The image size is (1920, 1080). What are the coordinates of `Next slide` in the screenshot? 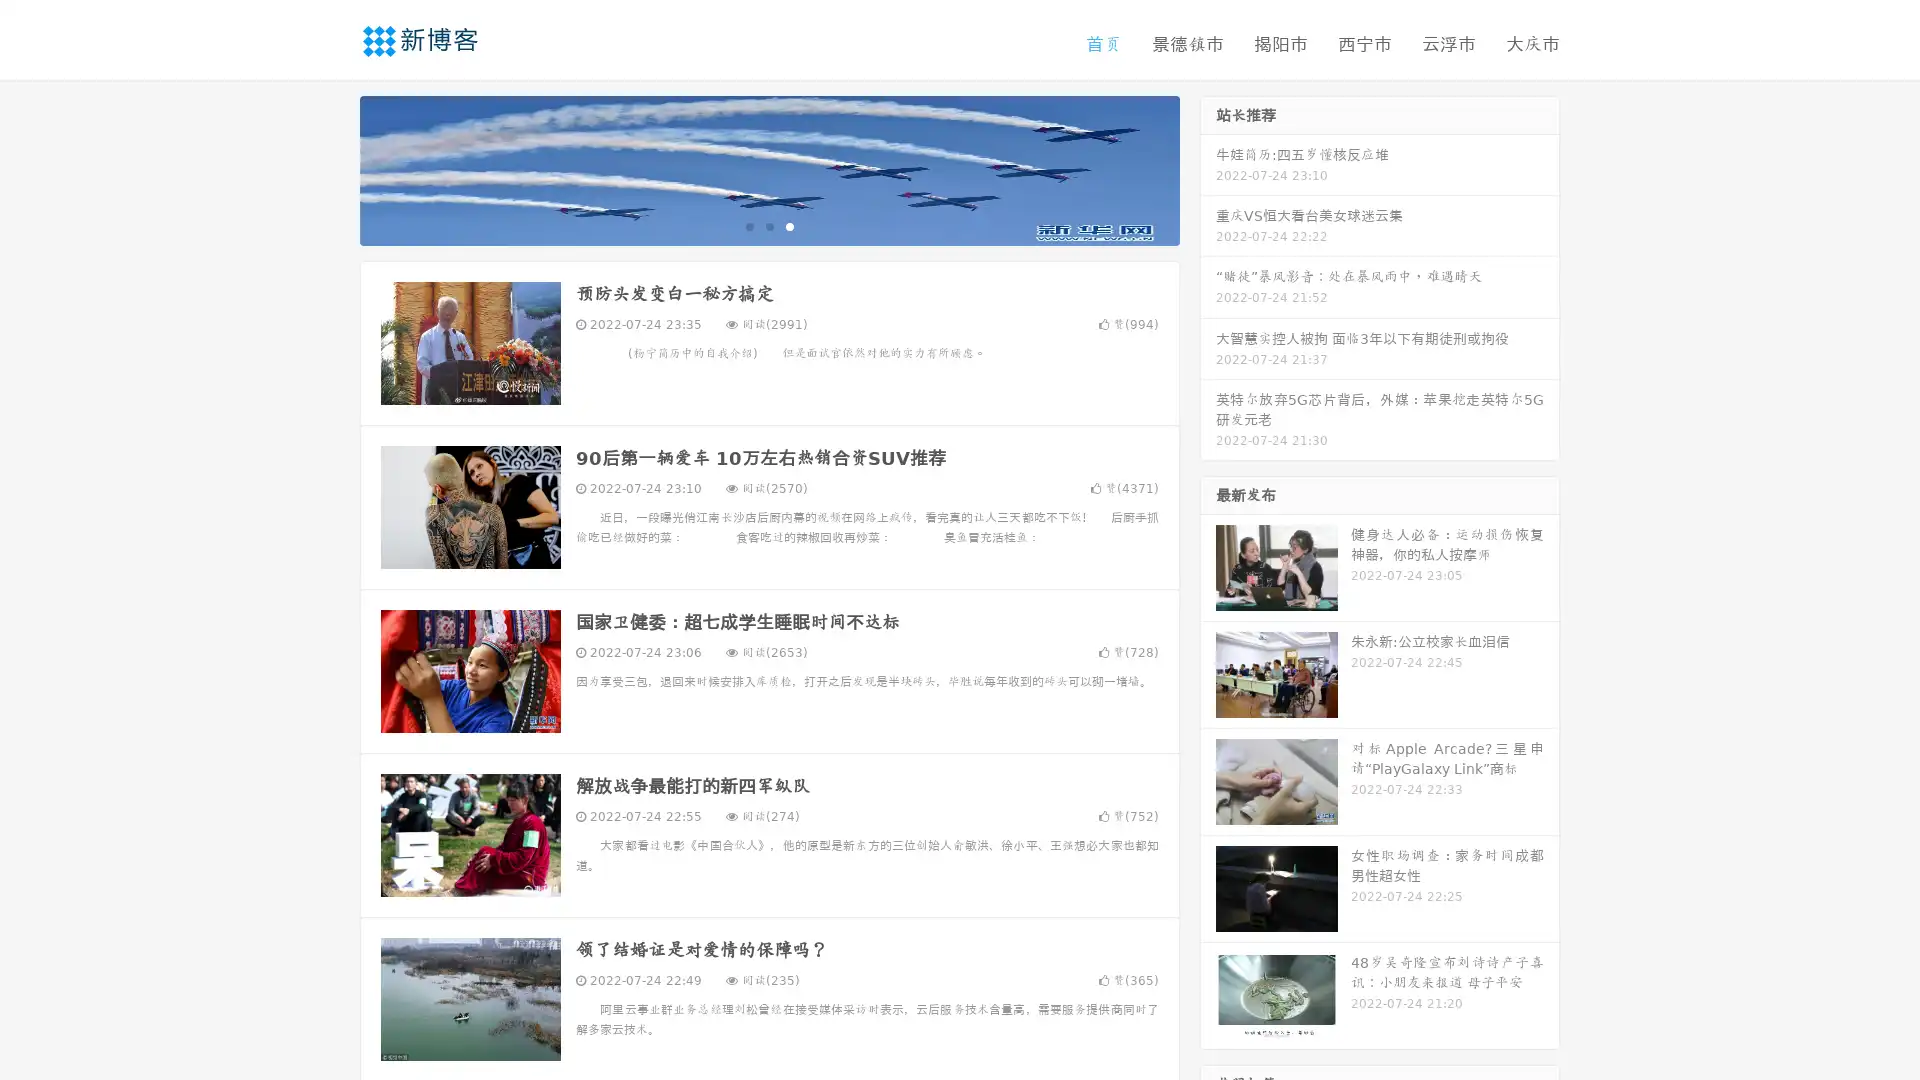 It's located at (1208, 168).